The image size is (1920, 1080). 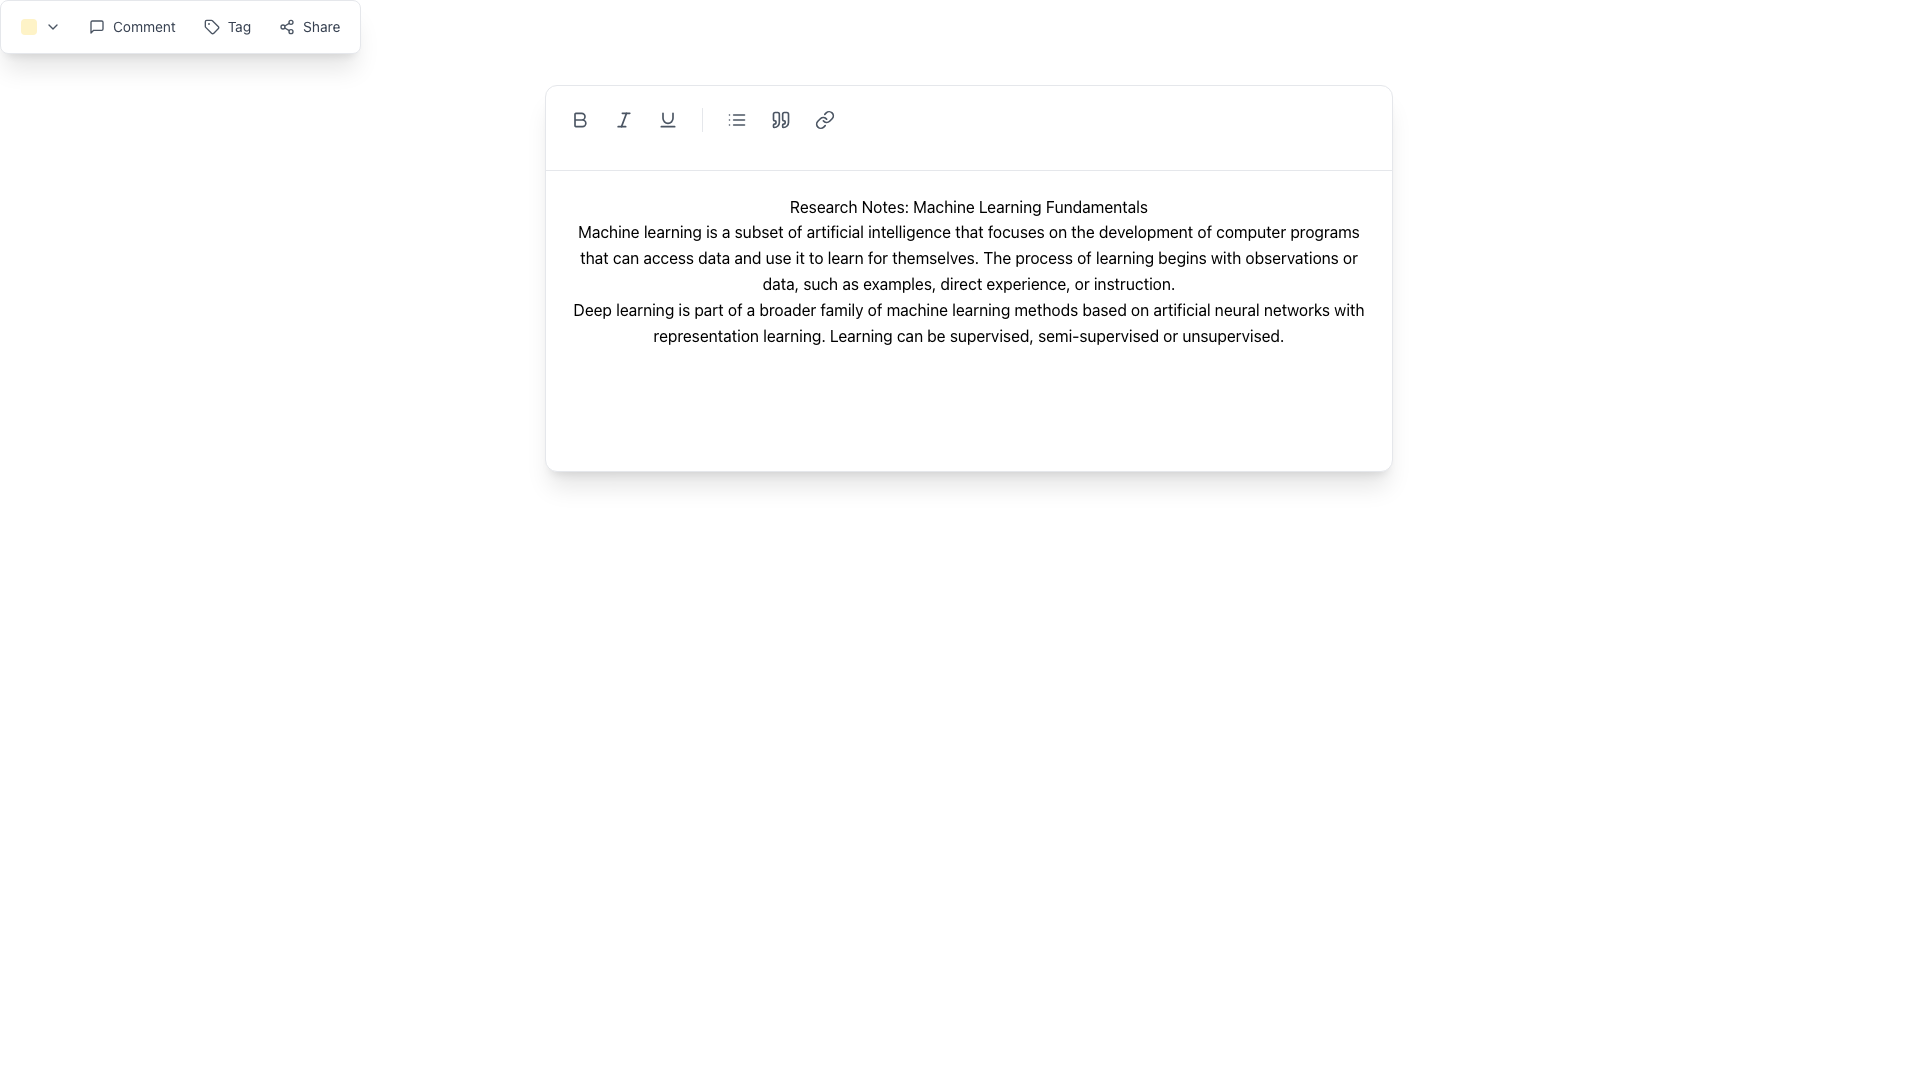 What do you see at coordinates (667, 119) in the screenshot?
I see `the underlining button located in the text editor toolbar, positioned between the italic button and the ordered list button` at bounding box center [667, 119].